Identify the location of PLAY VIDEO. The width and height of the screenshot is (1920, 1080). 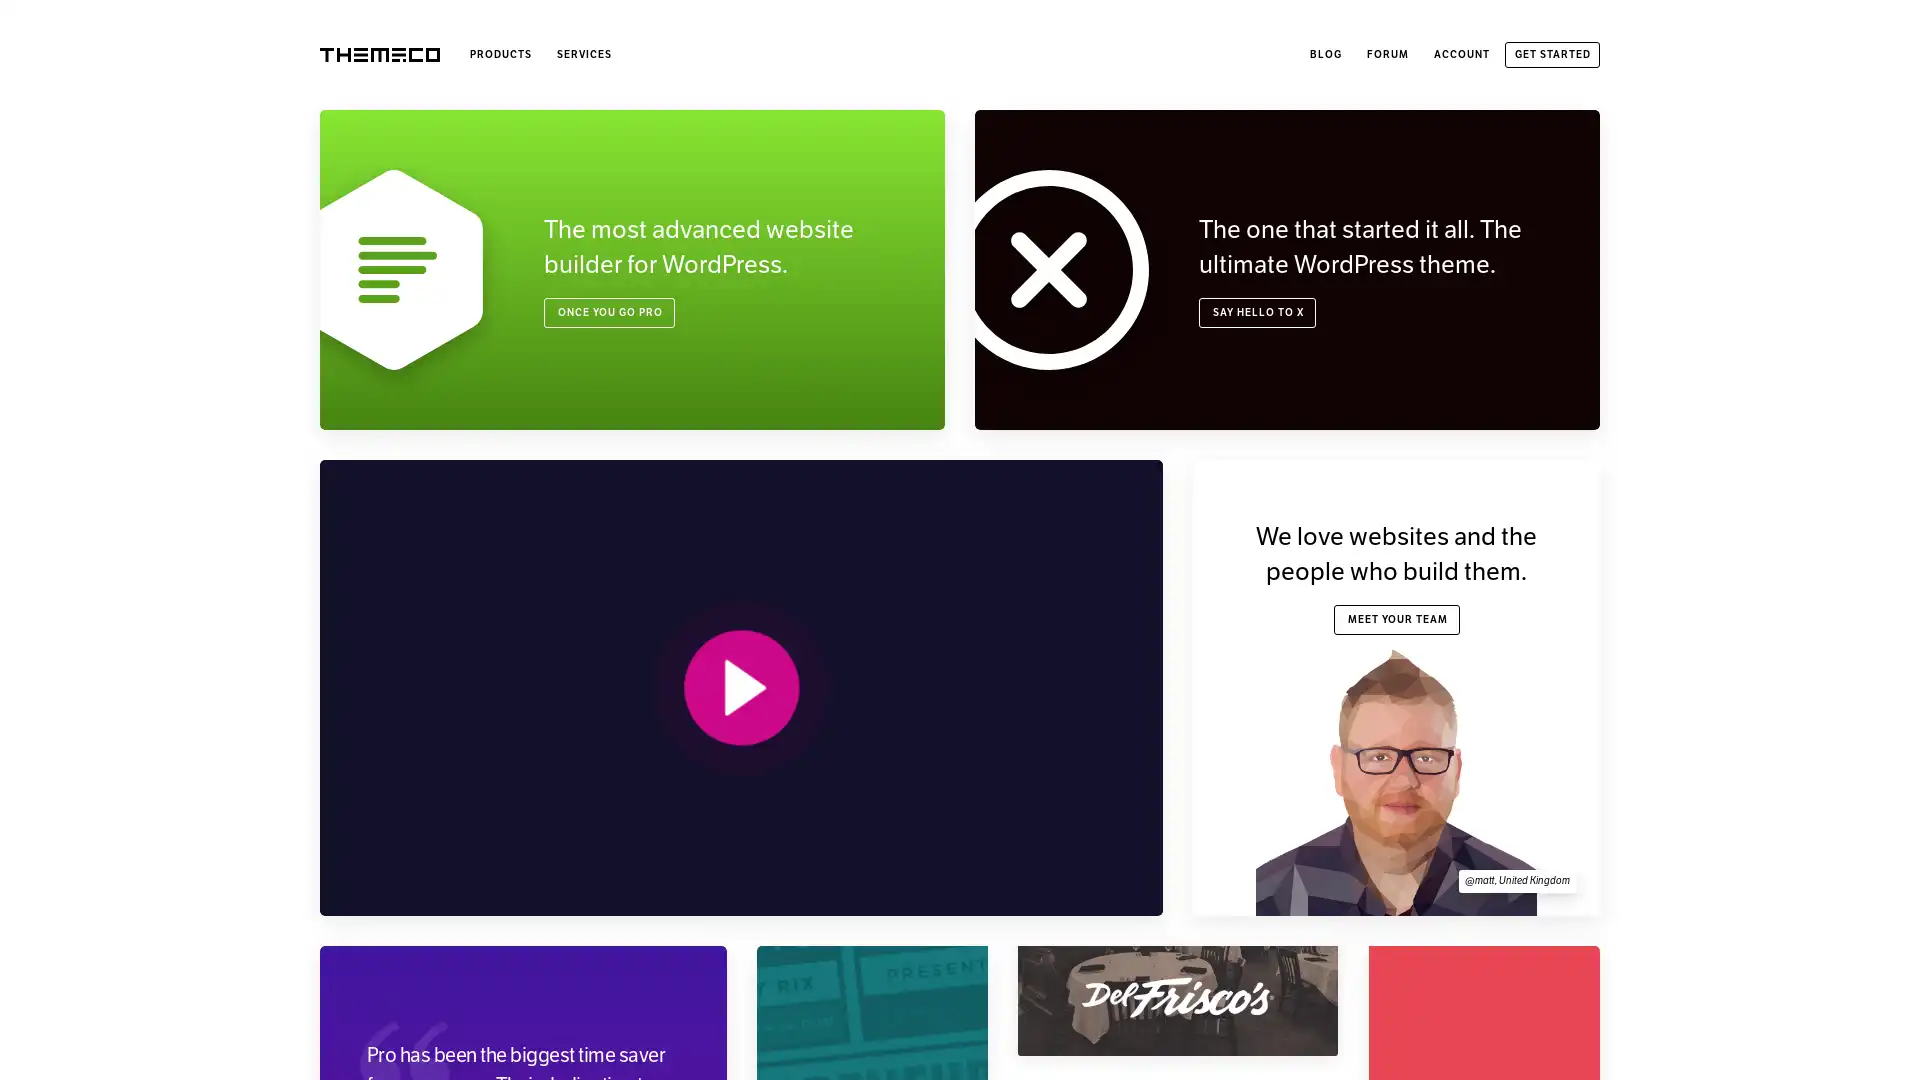
(740, 686).